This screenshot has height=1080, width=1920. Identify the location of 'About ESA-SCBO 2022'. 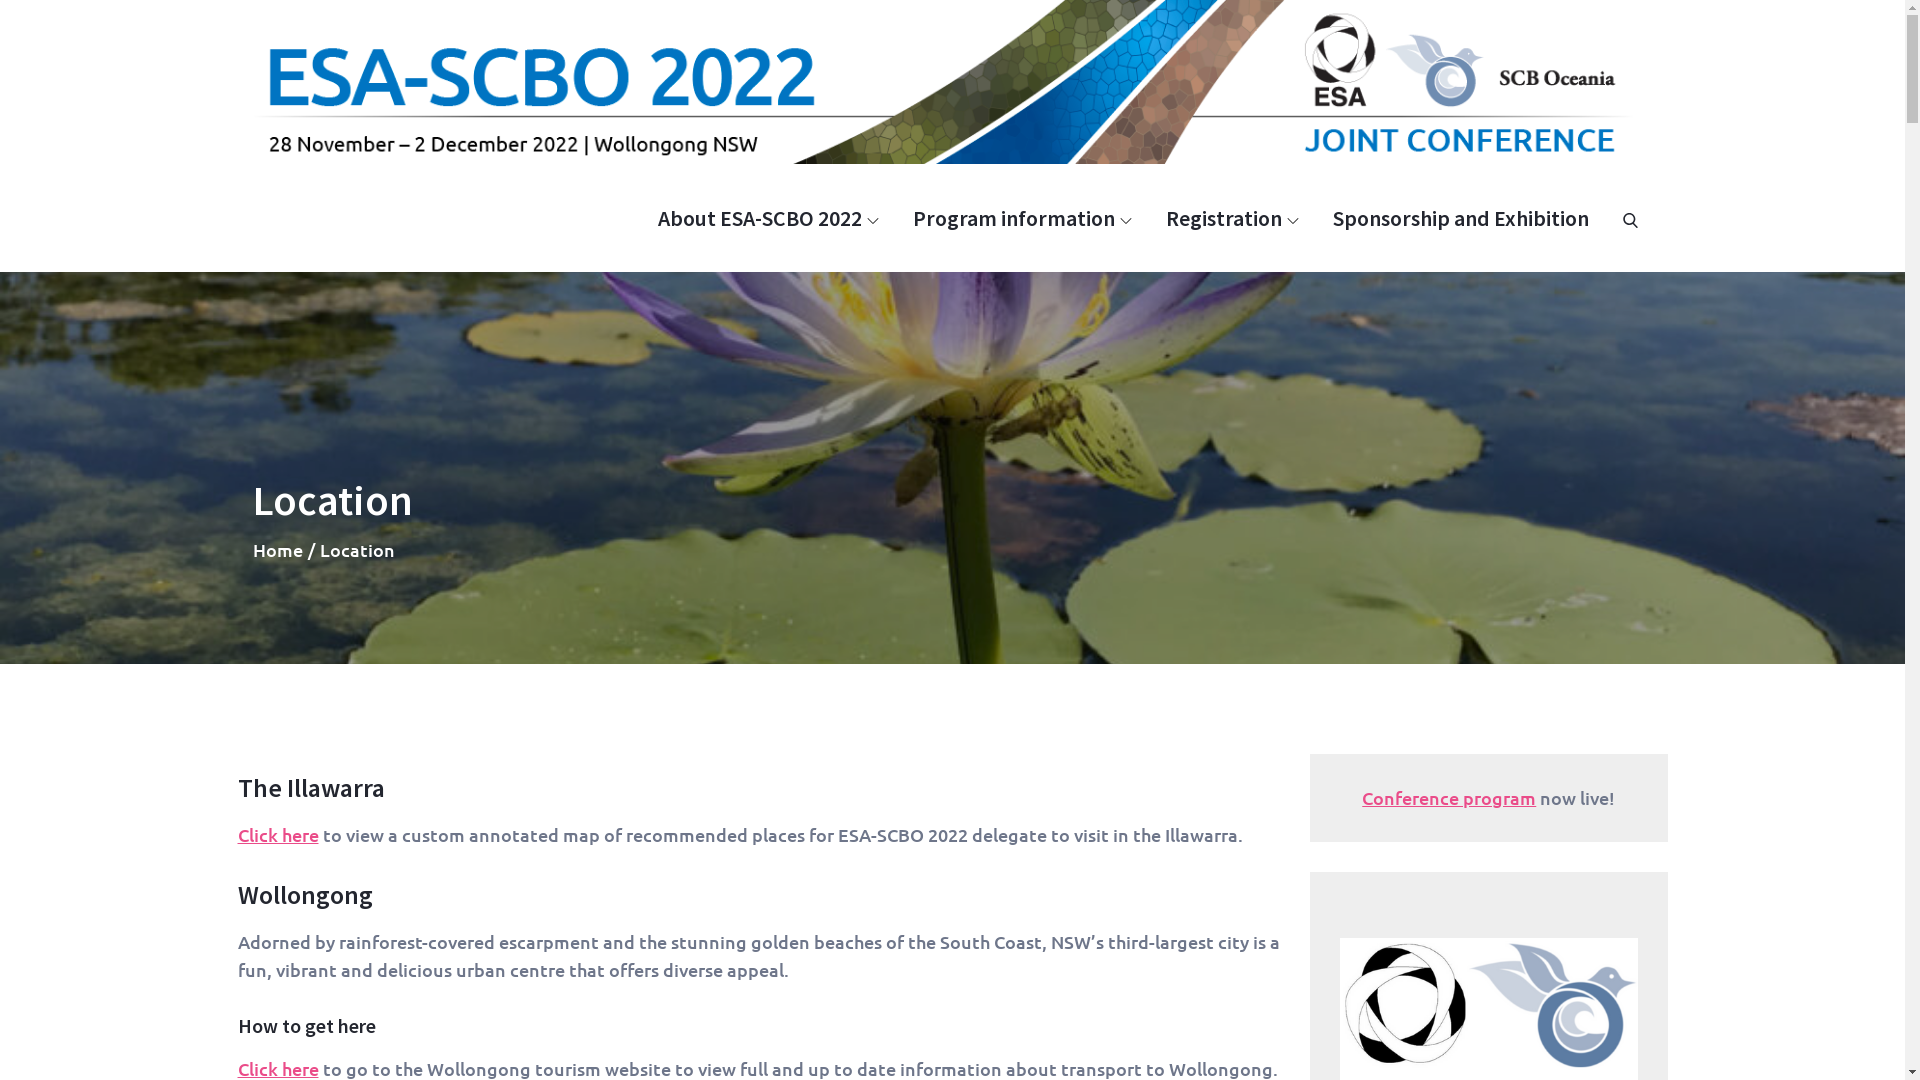
(767, 218).